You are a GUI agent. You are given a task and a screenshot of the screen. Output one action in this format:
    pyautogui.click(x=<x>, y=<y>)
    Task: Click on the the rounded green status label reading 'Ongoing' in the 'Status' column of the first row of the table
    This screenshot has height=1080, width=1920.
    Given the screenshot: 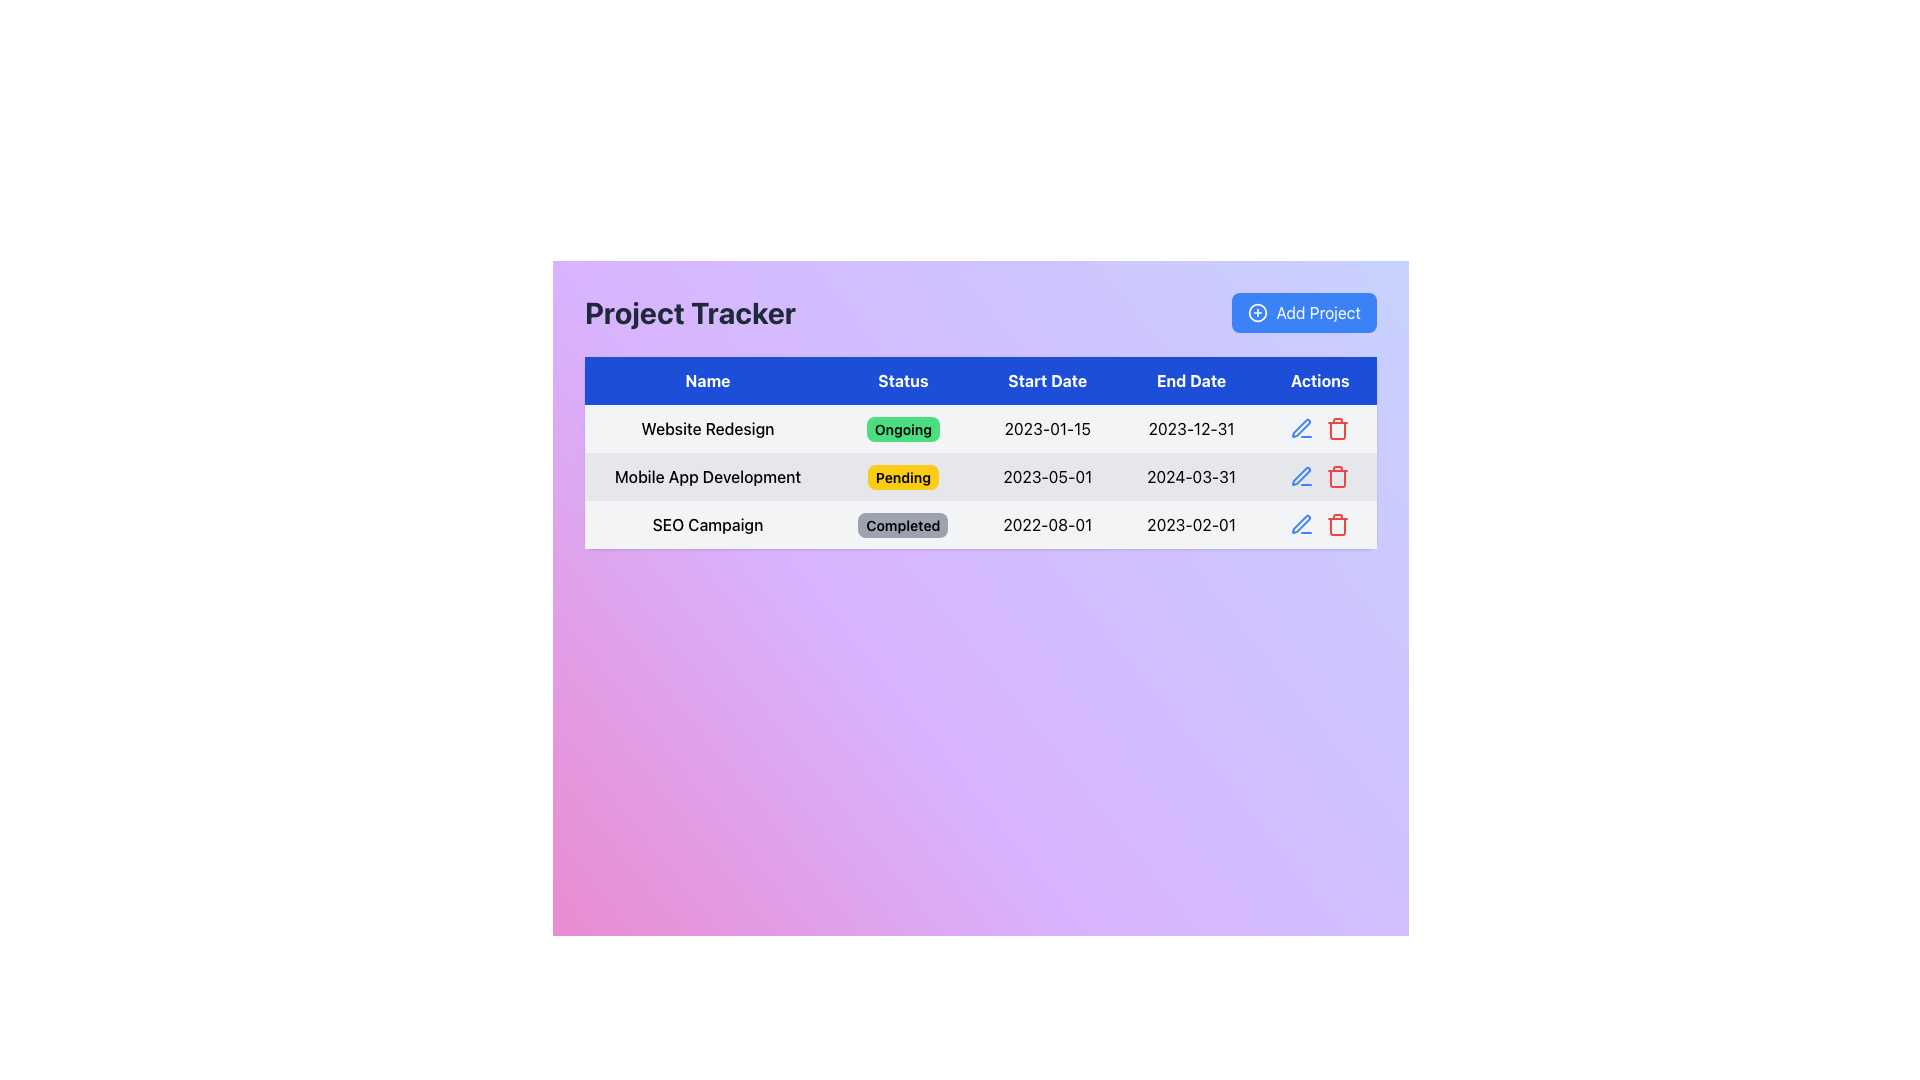 What is the action you would take?
    pyautogui.click(x=902, y=428)
    